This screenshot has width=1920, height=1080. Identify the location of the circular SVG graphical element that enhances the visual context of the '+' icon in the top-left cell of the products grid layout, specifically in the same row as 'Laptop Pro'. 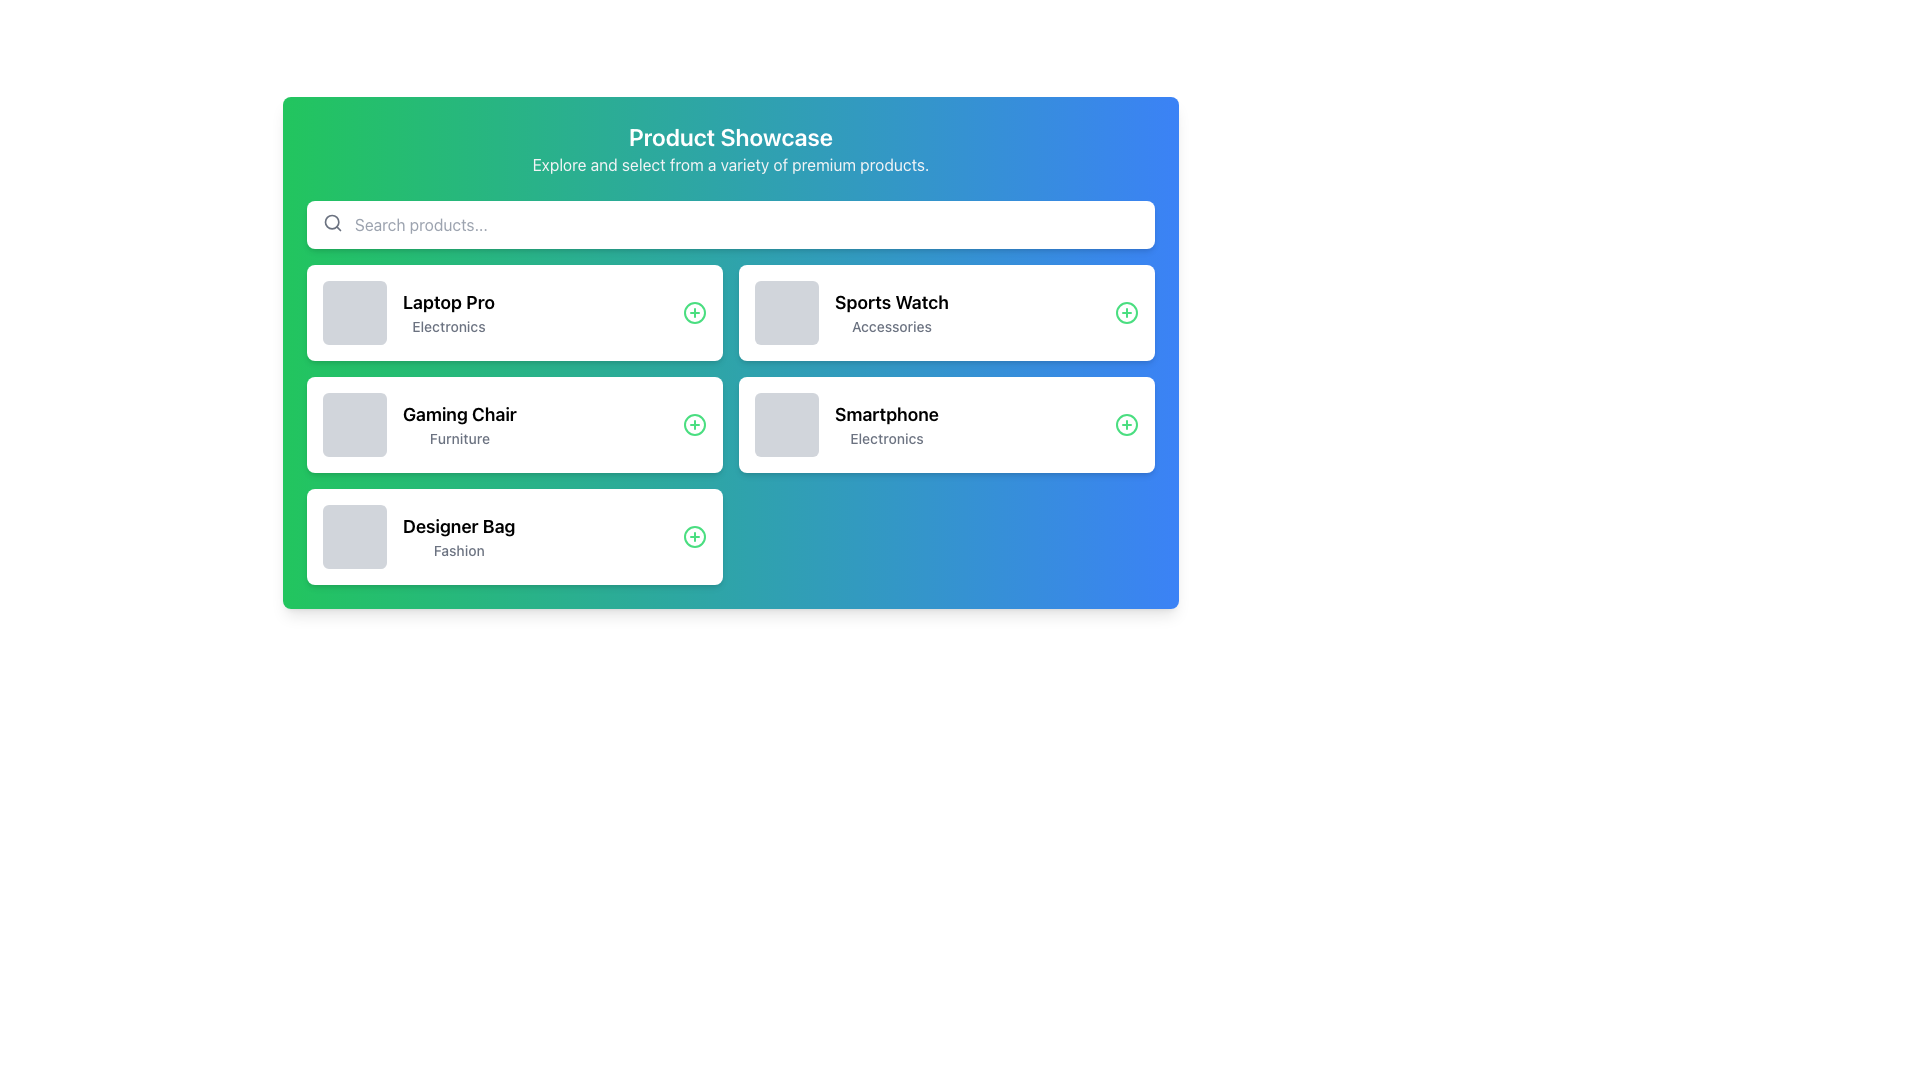
(695, 312).